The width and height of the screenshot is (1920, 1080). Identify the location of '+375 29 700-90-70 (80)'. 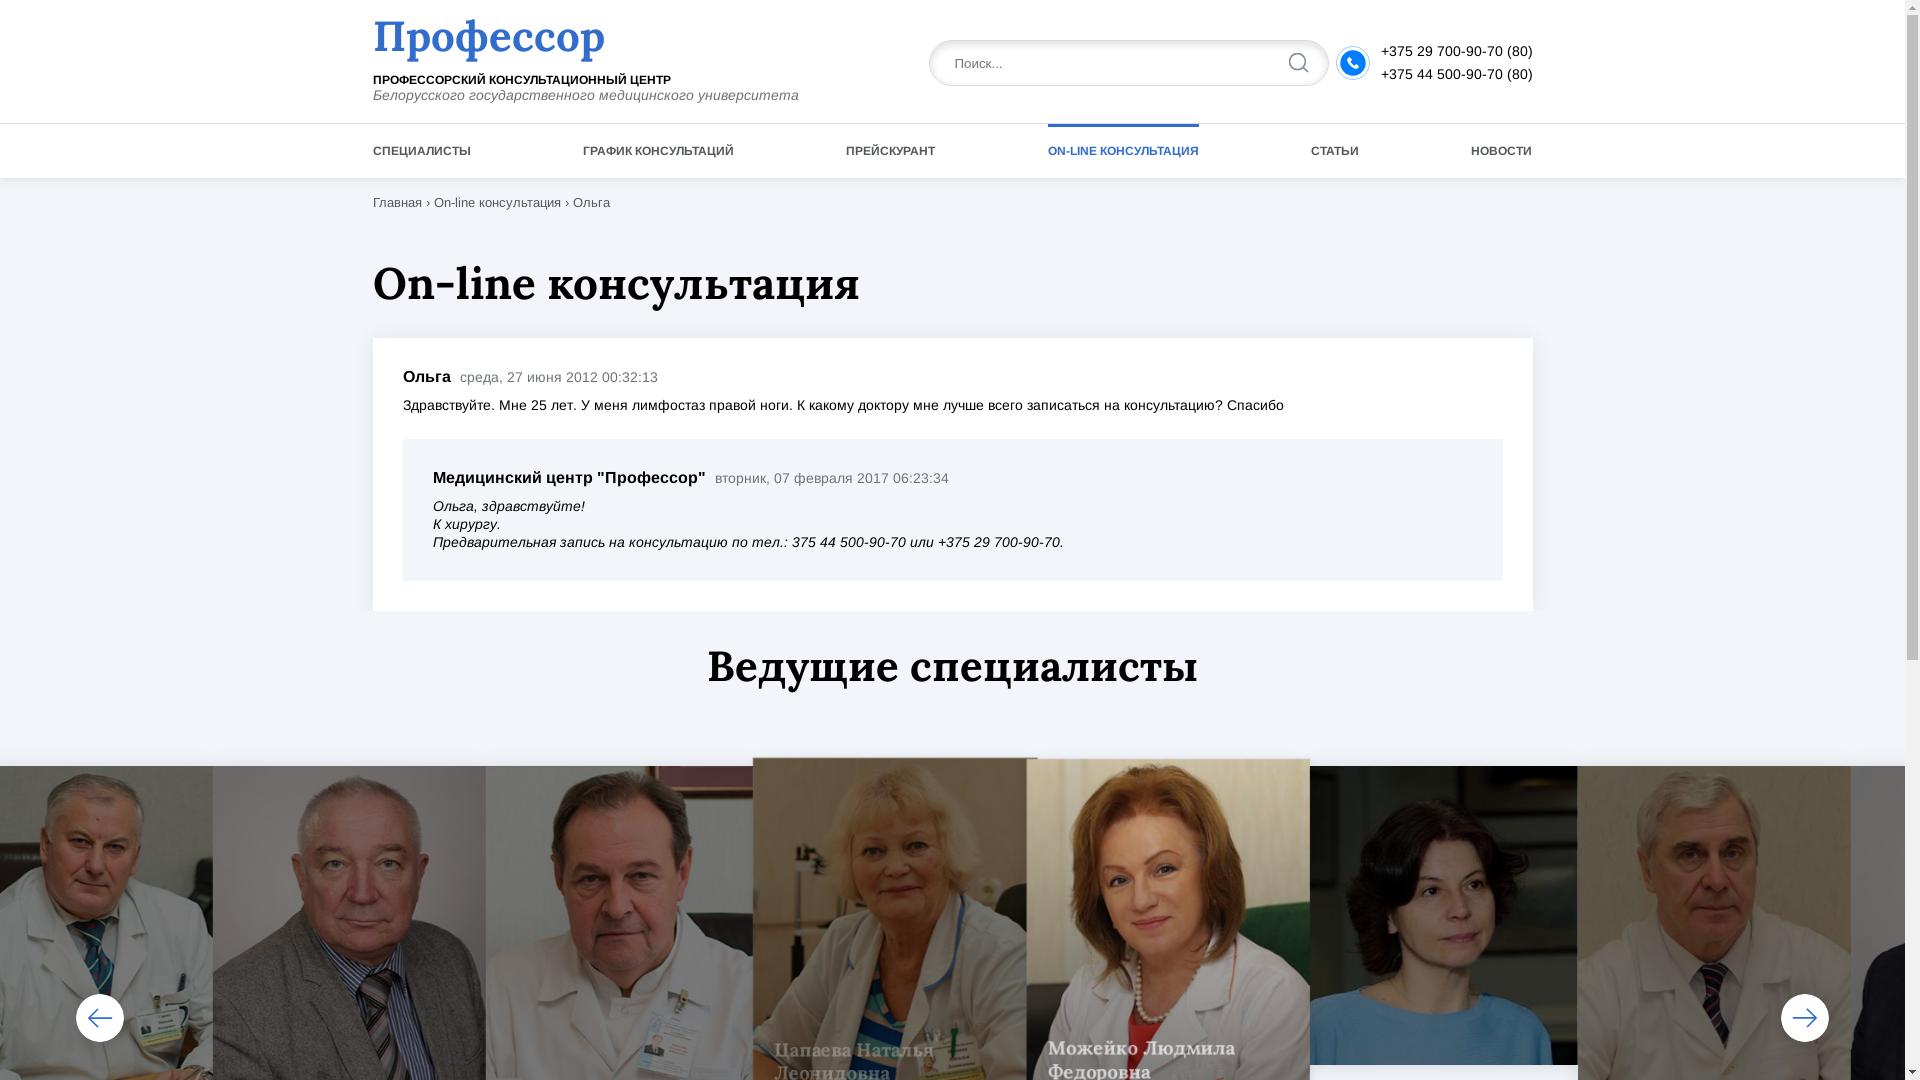
(1455, 49).